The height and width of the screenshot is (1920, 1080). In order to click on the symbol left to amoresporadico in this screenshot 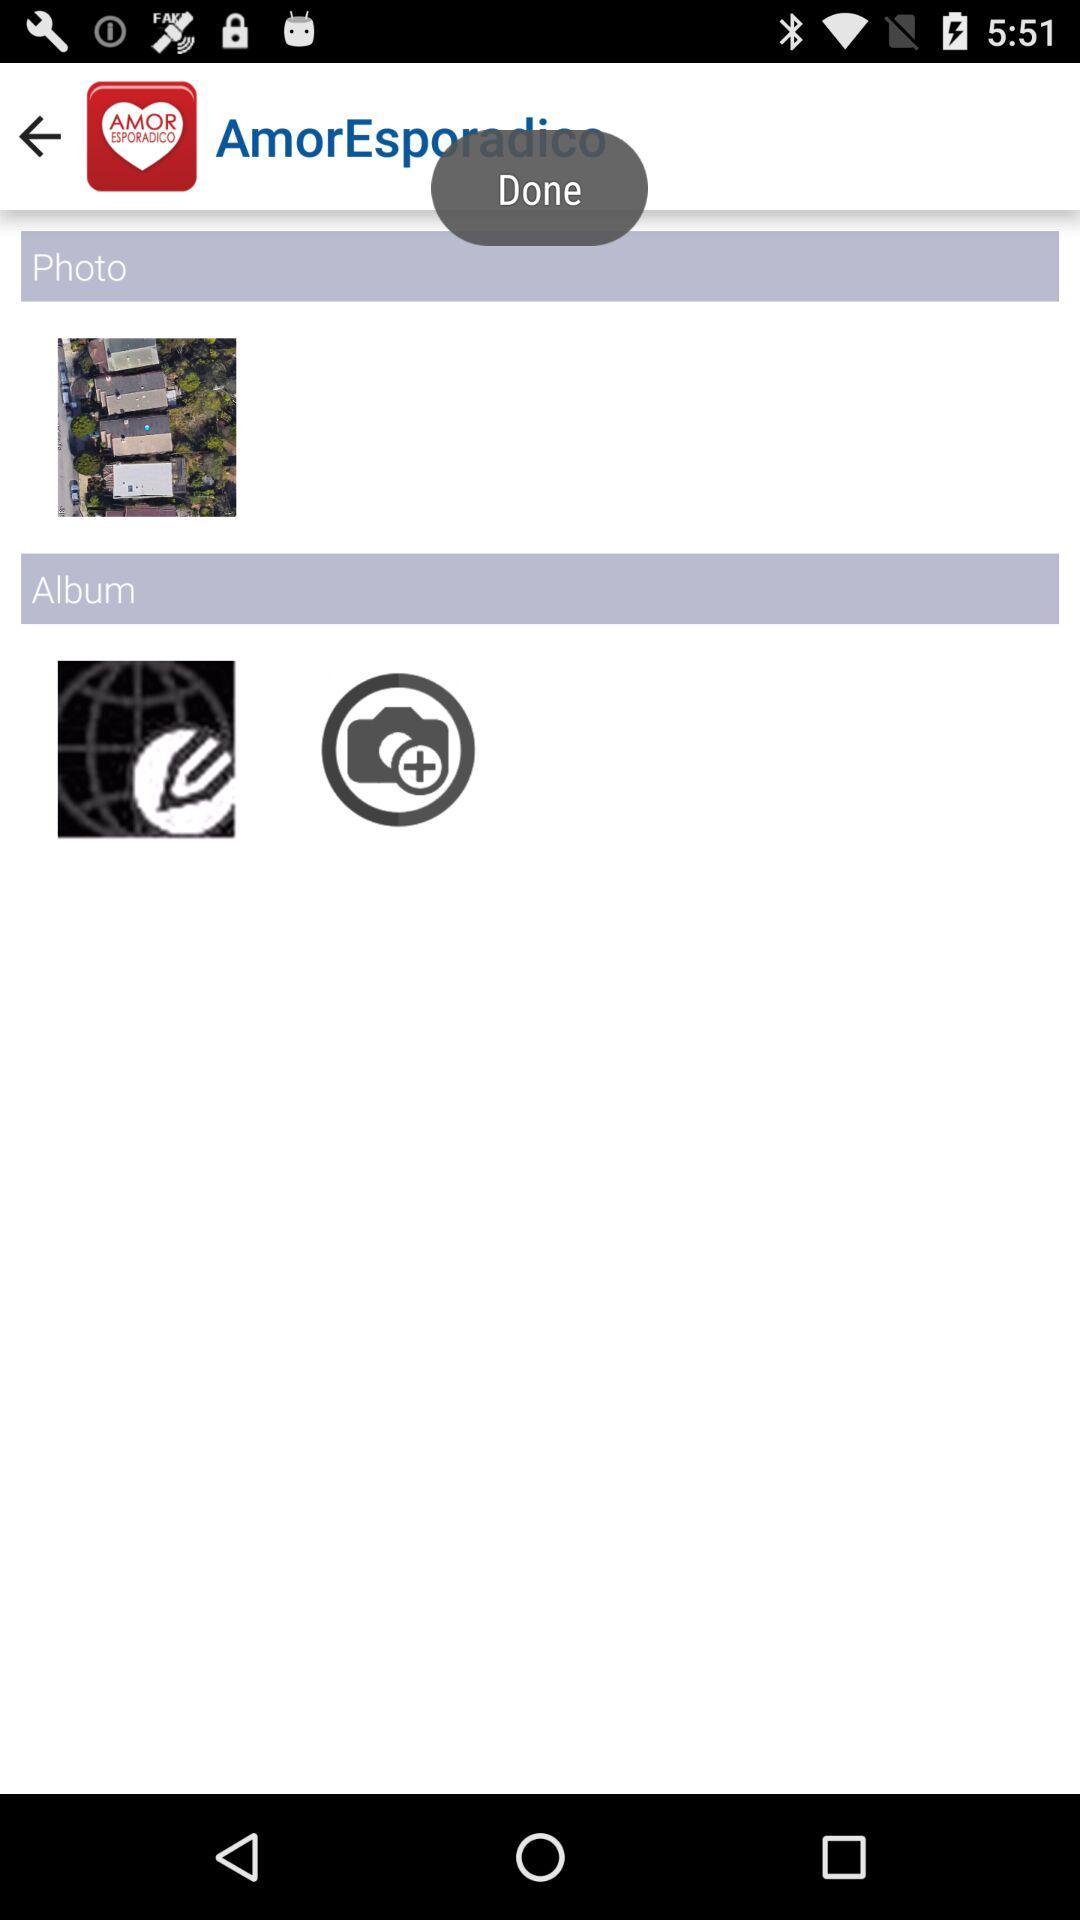, I will do `click(141, 136)`.